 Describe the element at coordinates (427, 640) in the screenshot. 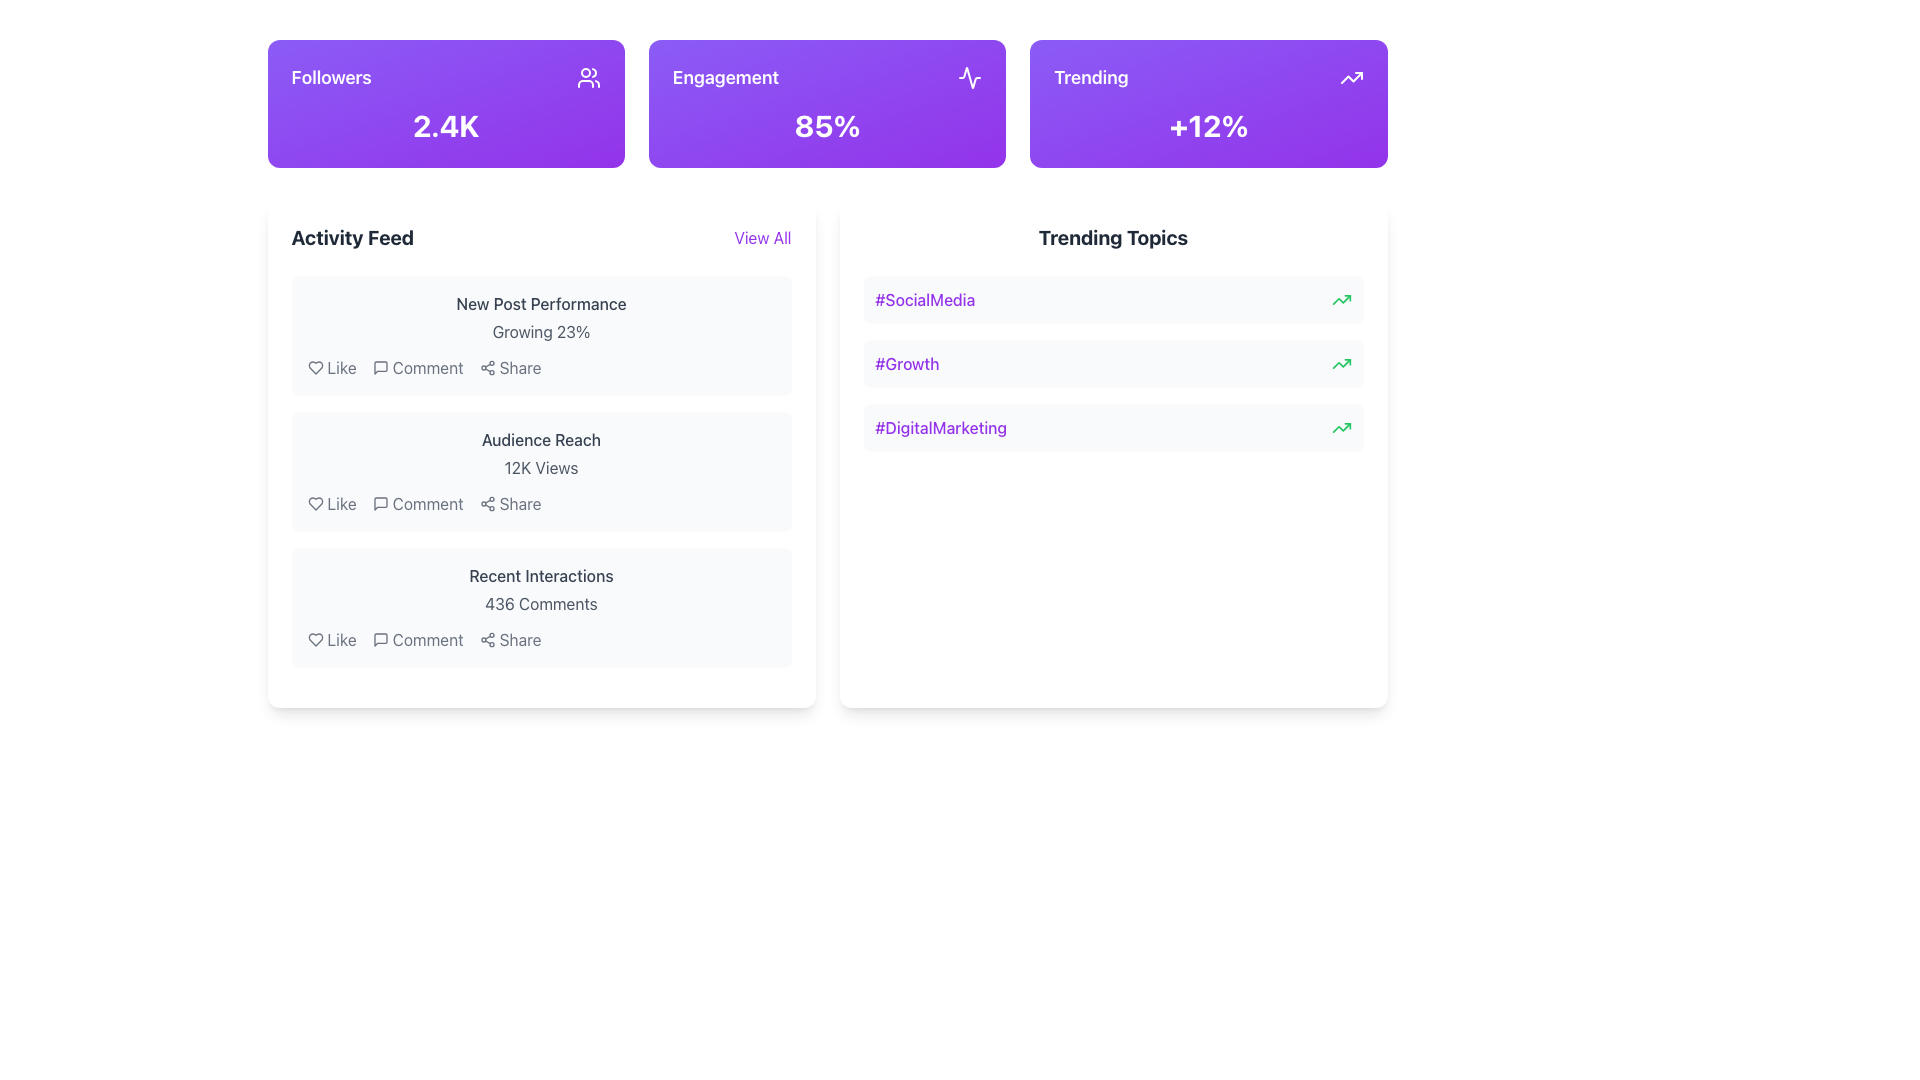

I see `the comment button located in the third card of the 'Activity Feed' section, under 'Recent Interactions', positioned between the 'Like' and 'Share' buttons to initiate commenting` at that location.